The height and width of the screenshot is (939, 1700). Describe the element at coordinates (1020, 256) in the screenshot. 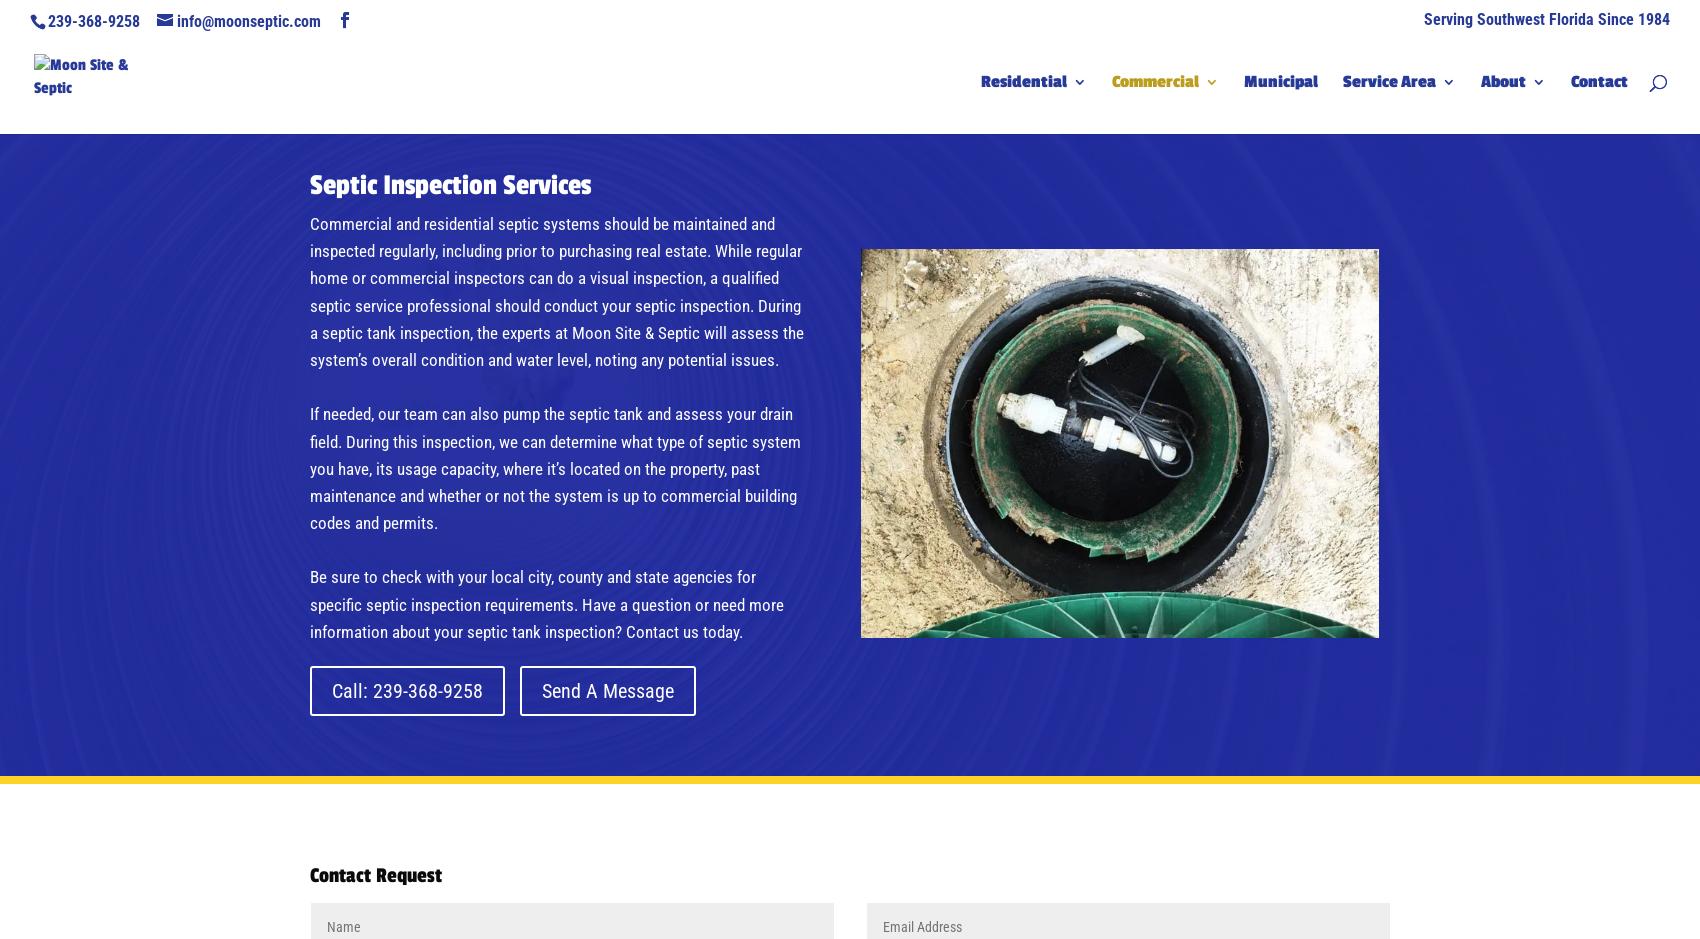

I see `'Drain Fields'` at that location.